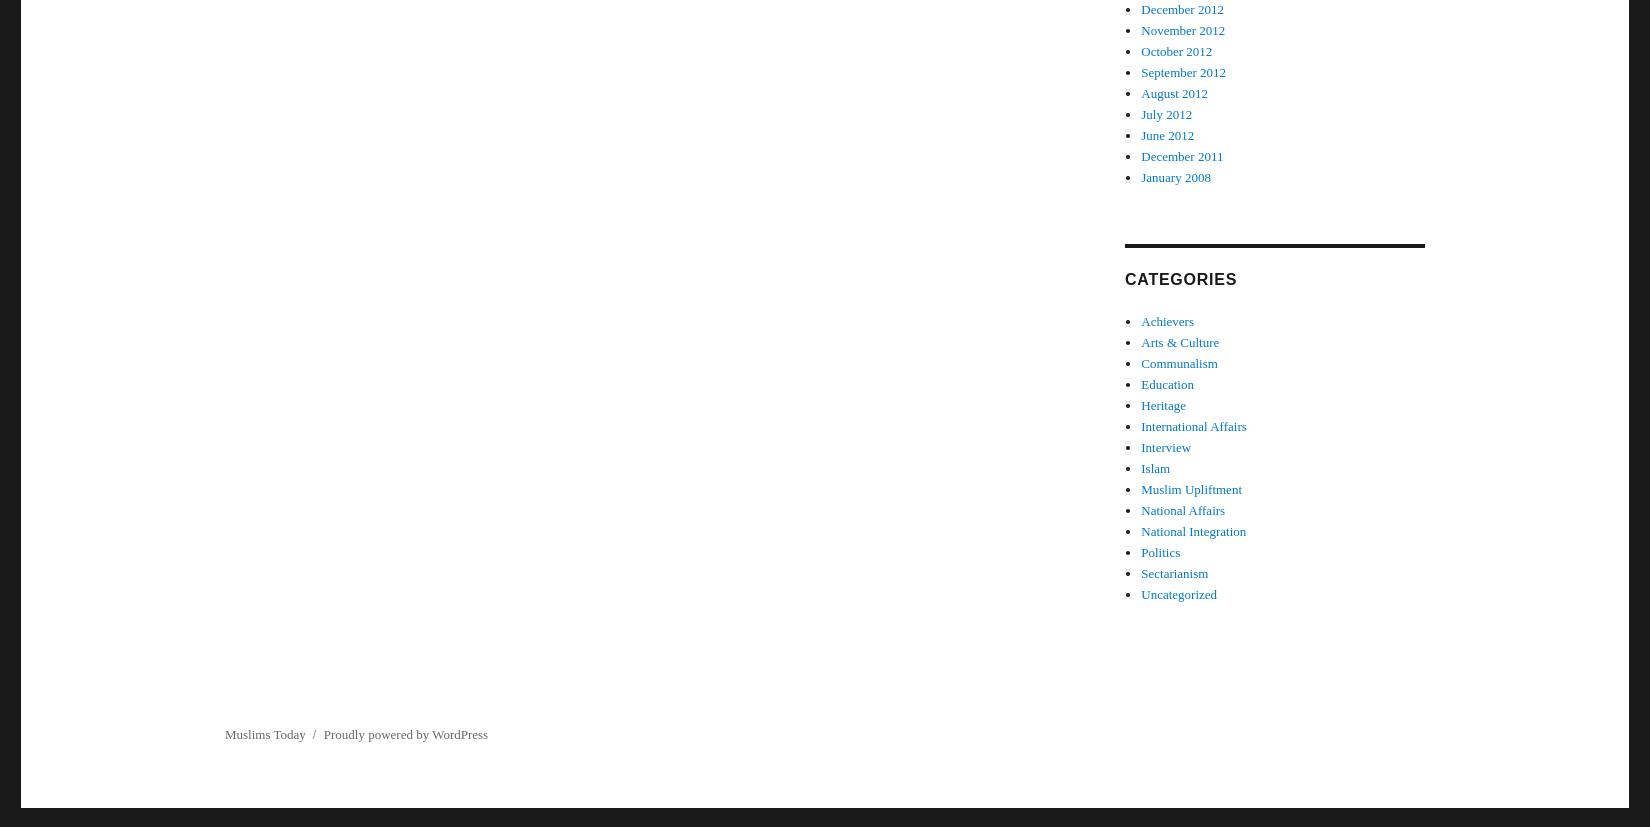 This screenshot has width=1650, height=827. Describe the element at coordinates (1166, 113) in the screenshot. I see `'July 2012'` at that location.